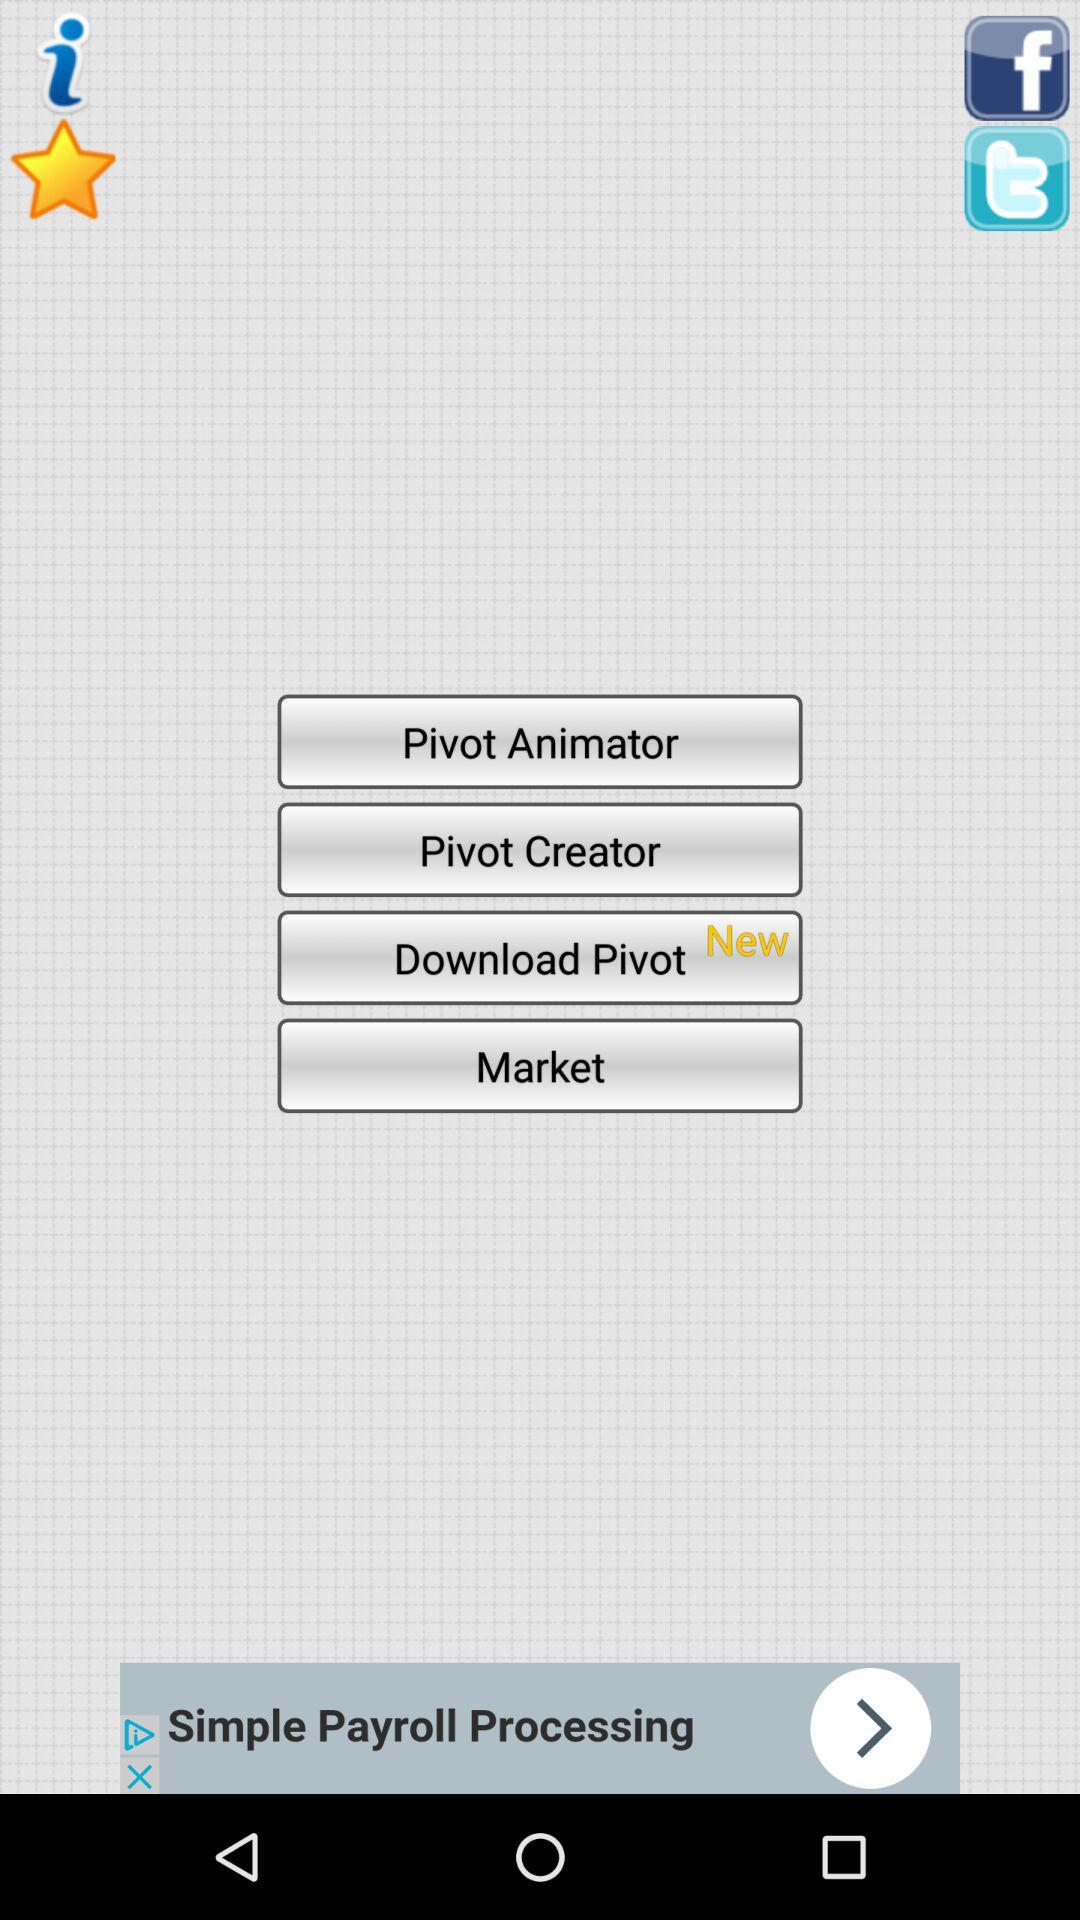 Image resolution: width=1080 pixels, height=1920 pixels. Describe the element at coordinates (540, 849) in the screenshot. I see `the icon below pivot animator` at that location.